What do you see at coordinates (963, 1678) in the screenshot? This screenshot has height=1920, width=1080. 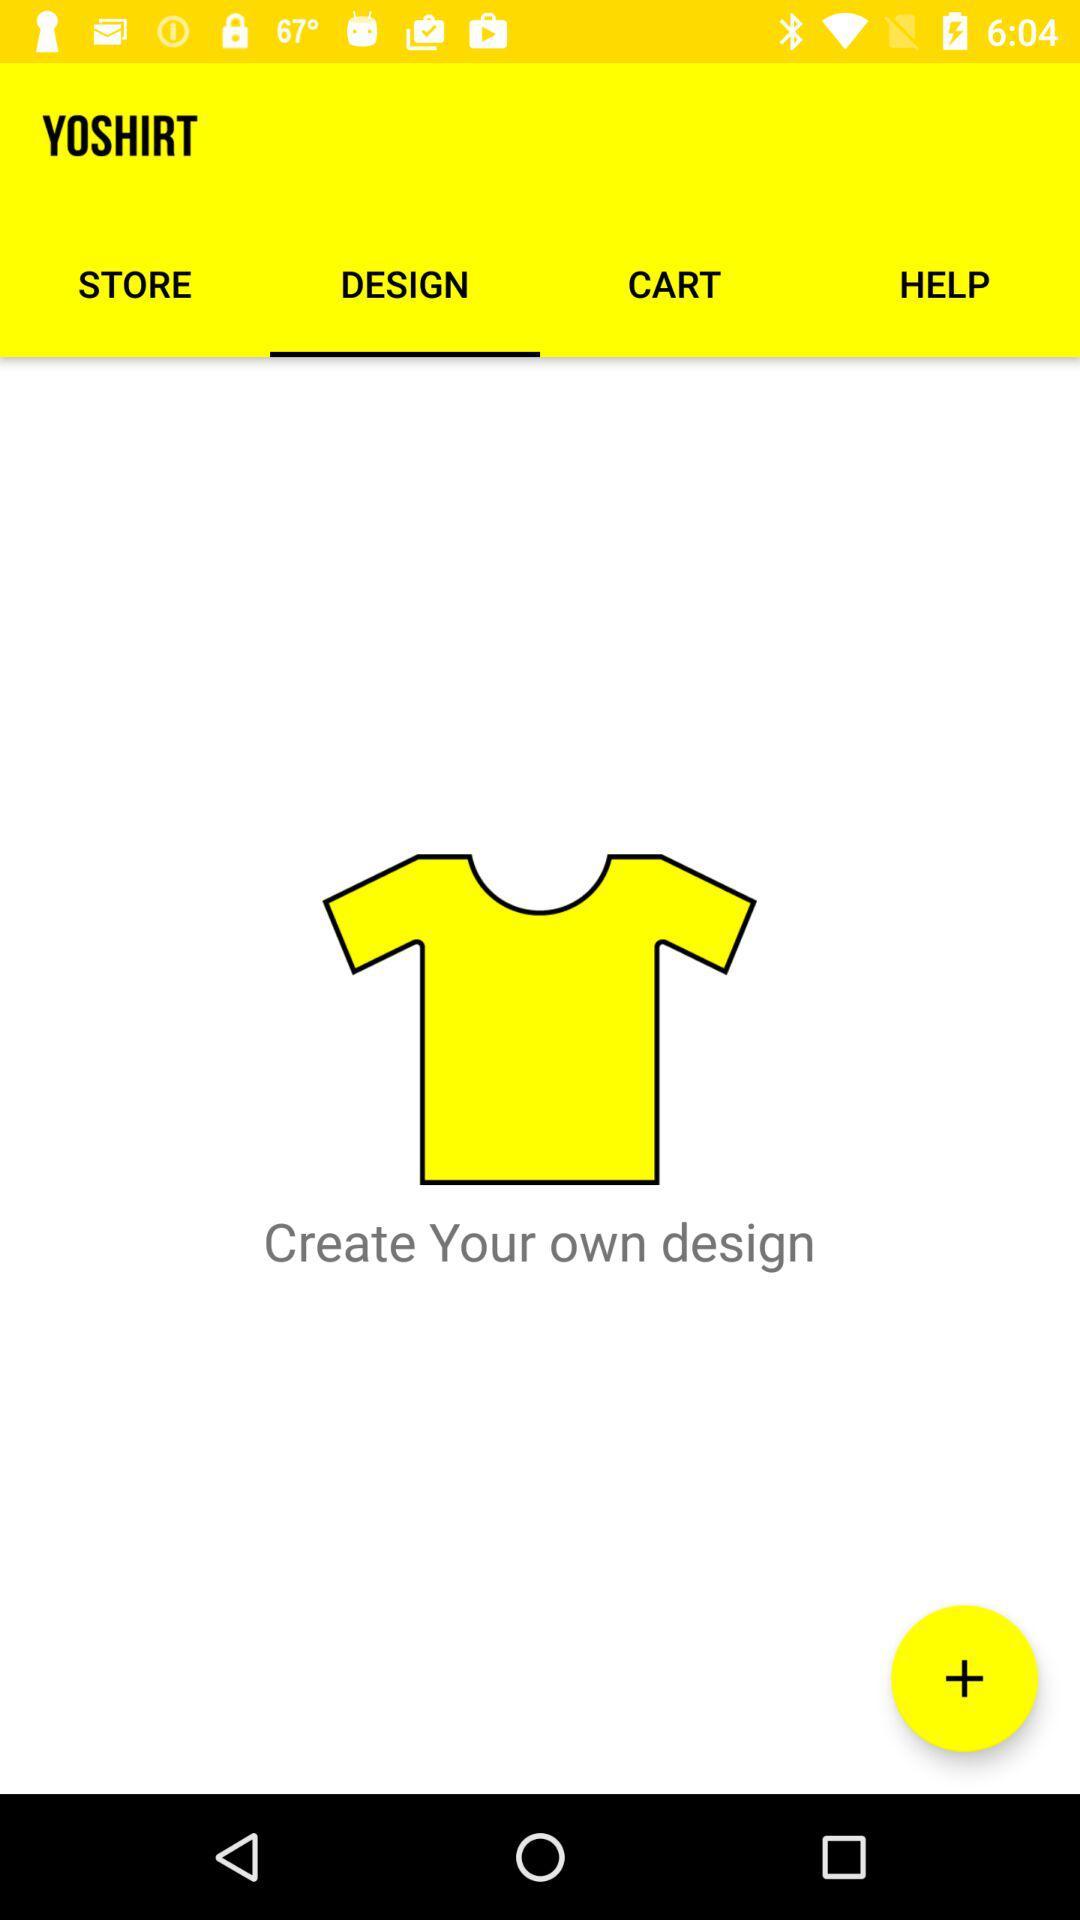 I see `item below help` at bounding box center [963, 1678].